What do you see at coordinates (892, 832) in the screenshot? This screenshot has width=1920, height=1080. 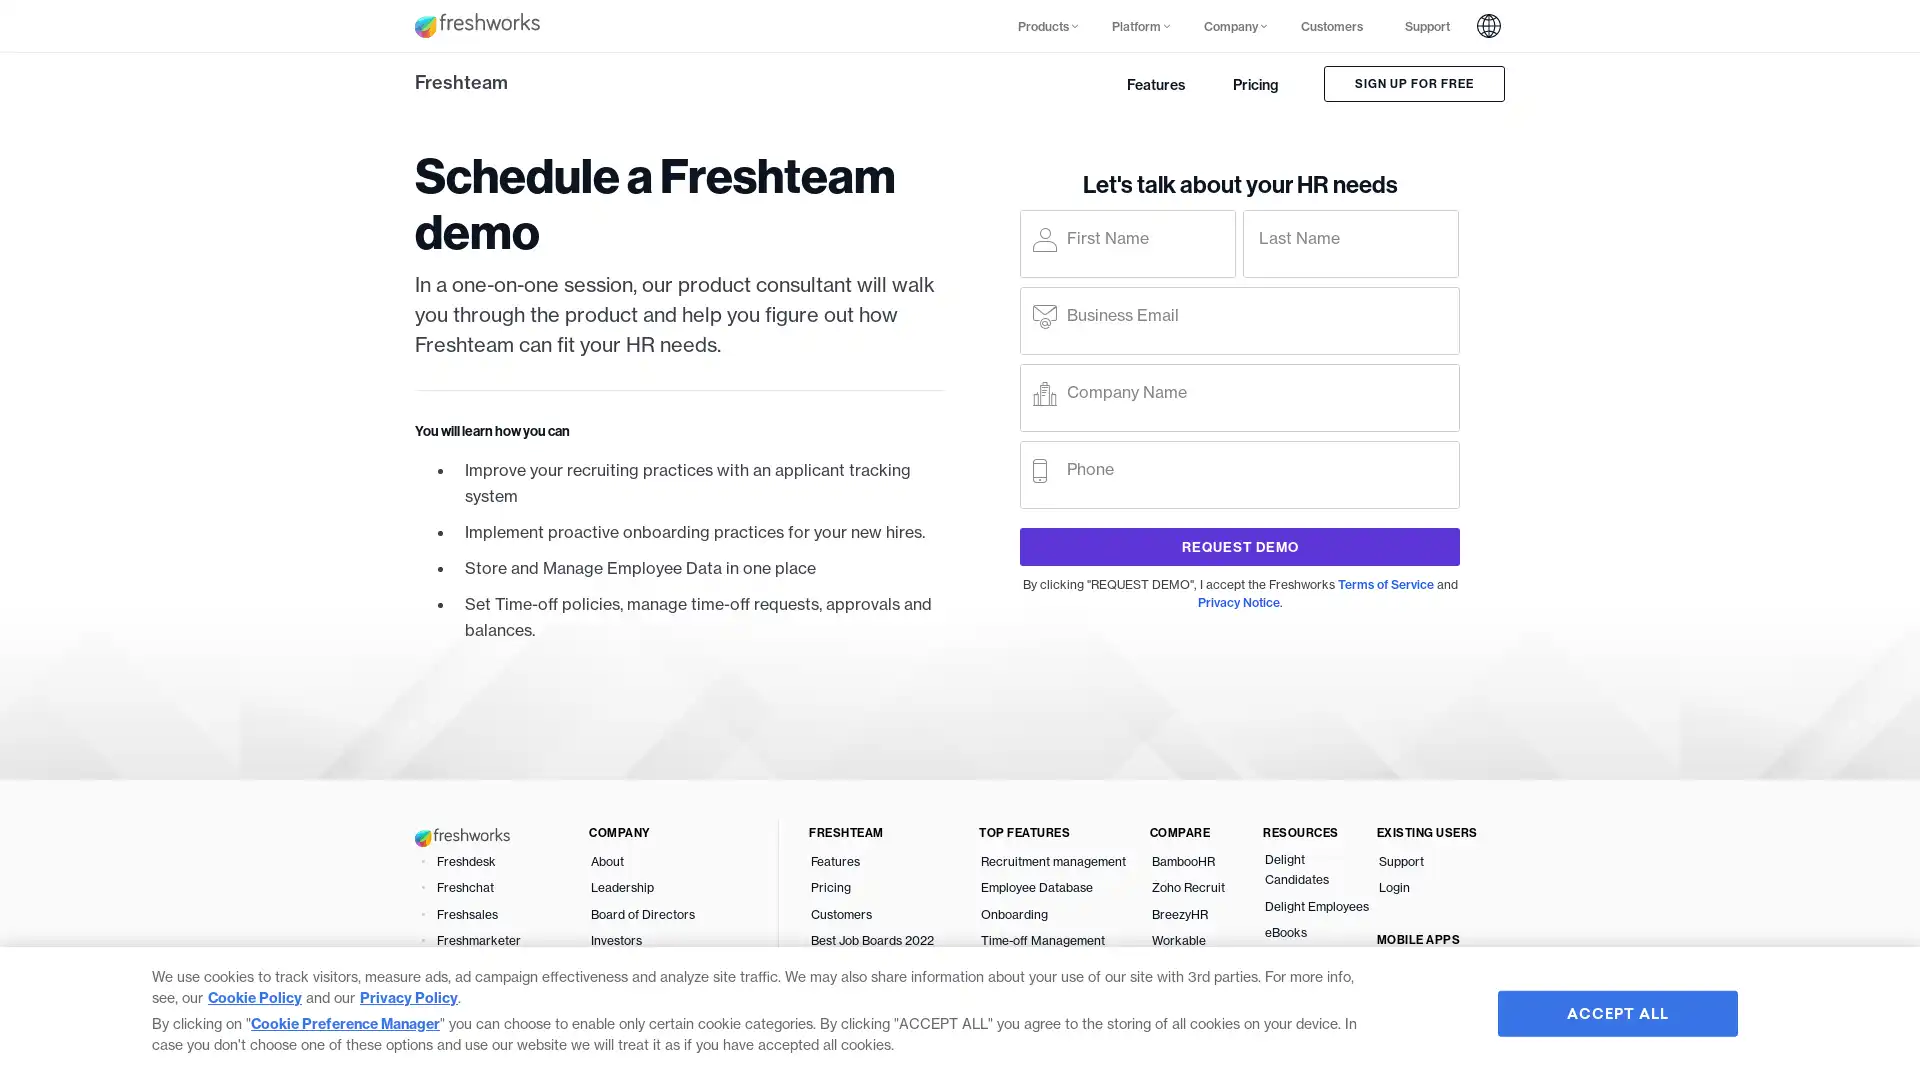 I see `FRESHTEAM` at bounding box center [892, 832].